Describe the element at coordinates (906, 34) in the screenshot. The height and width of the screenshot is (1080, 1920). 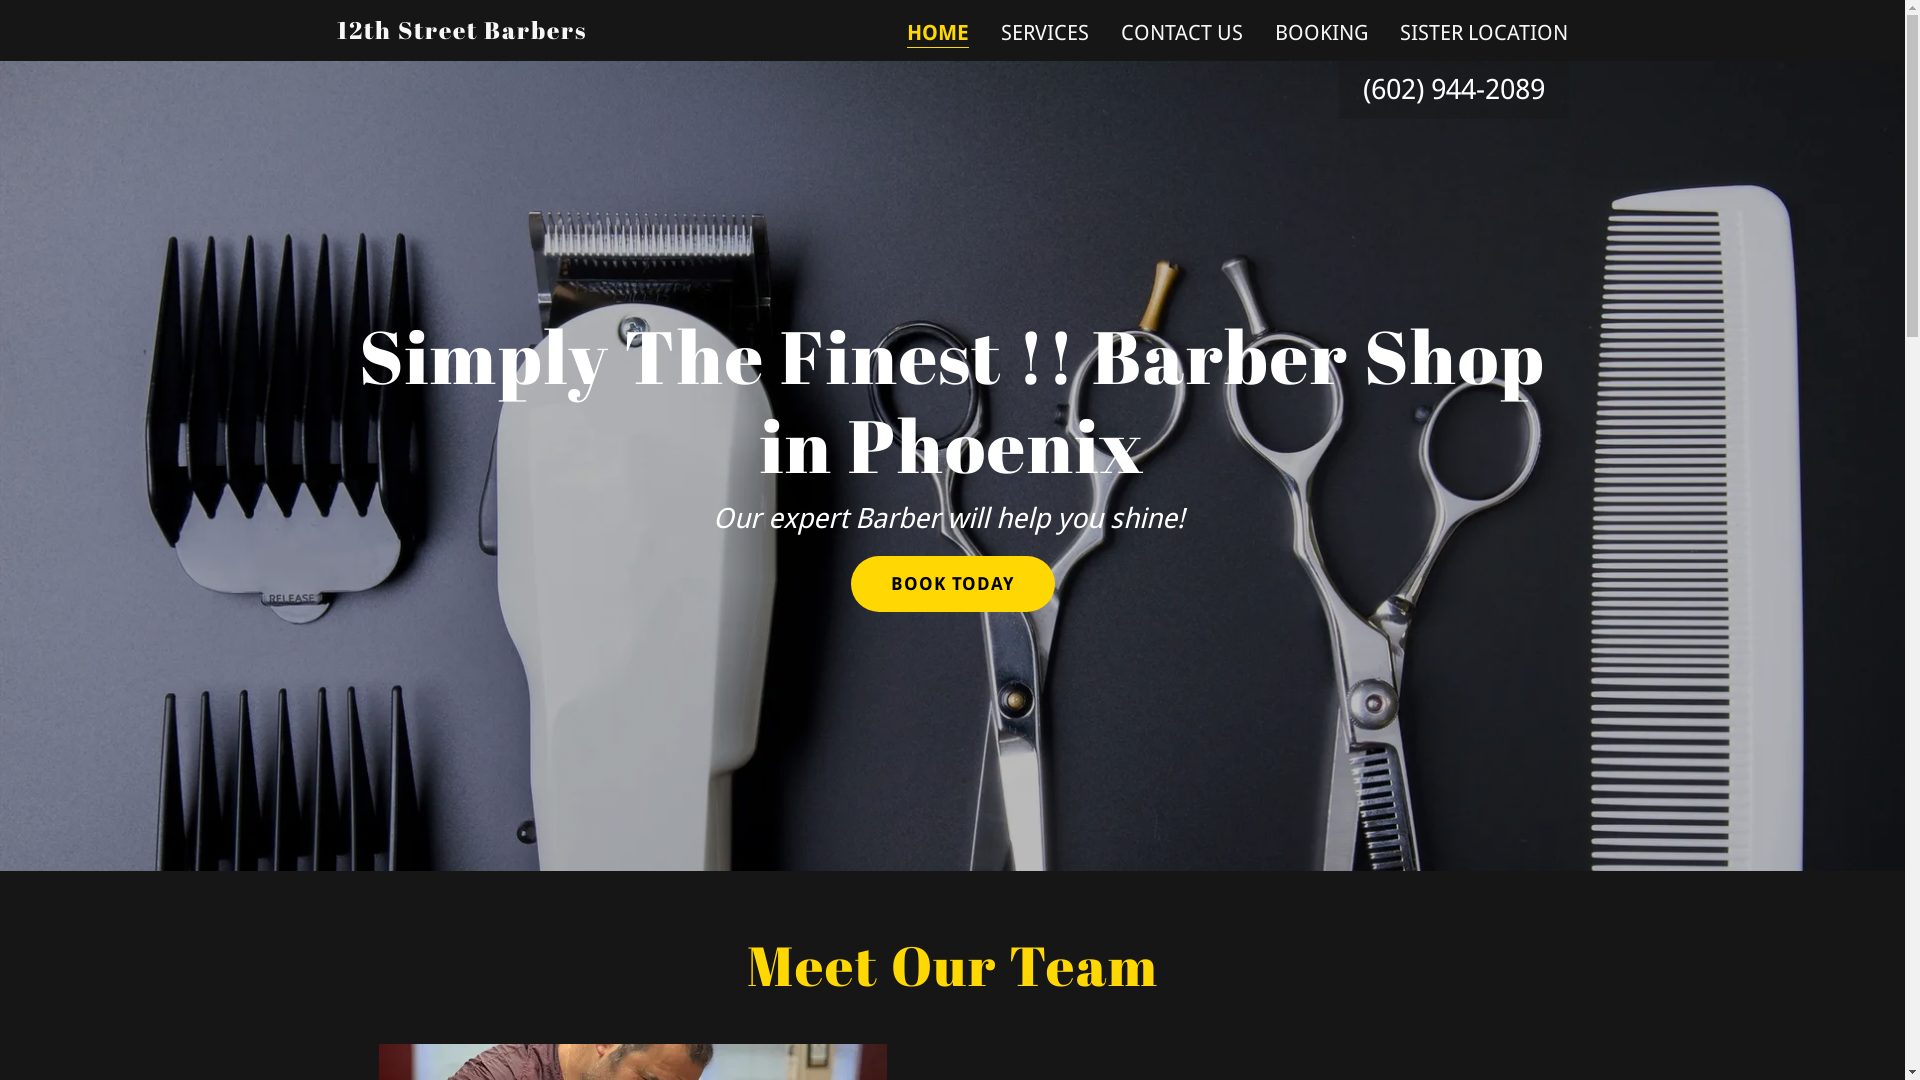
I see `'HOME'` at that location.